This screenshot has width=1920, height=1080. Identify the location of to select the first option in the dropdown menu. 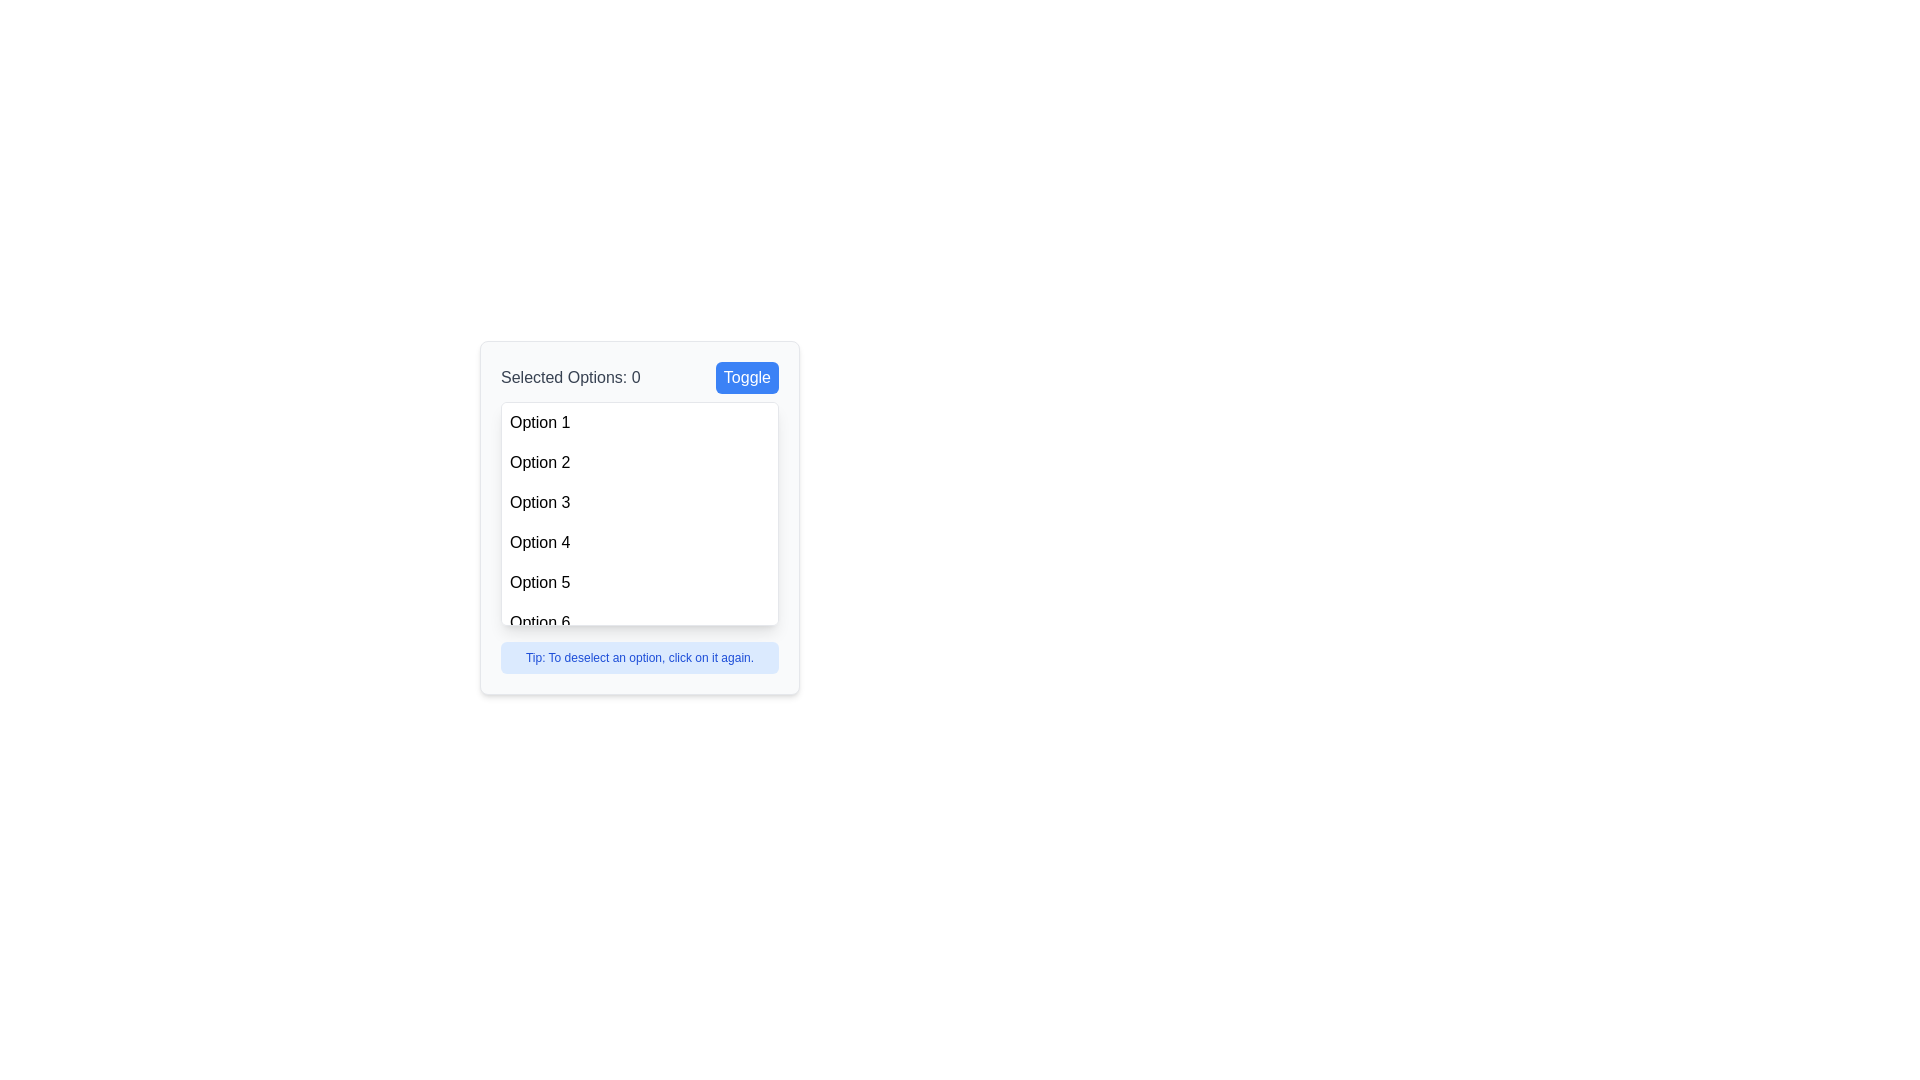
(638, 422).